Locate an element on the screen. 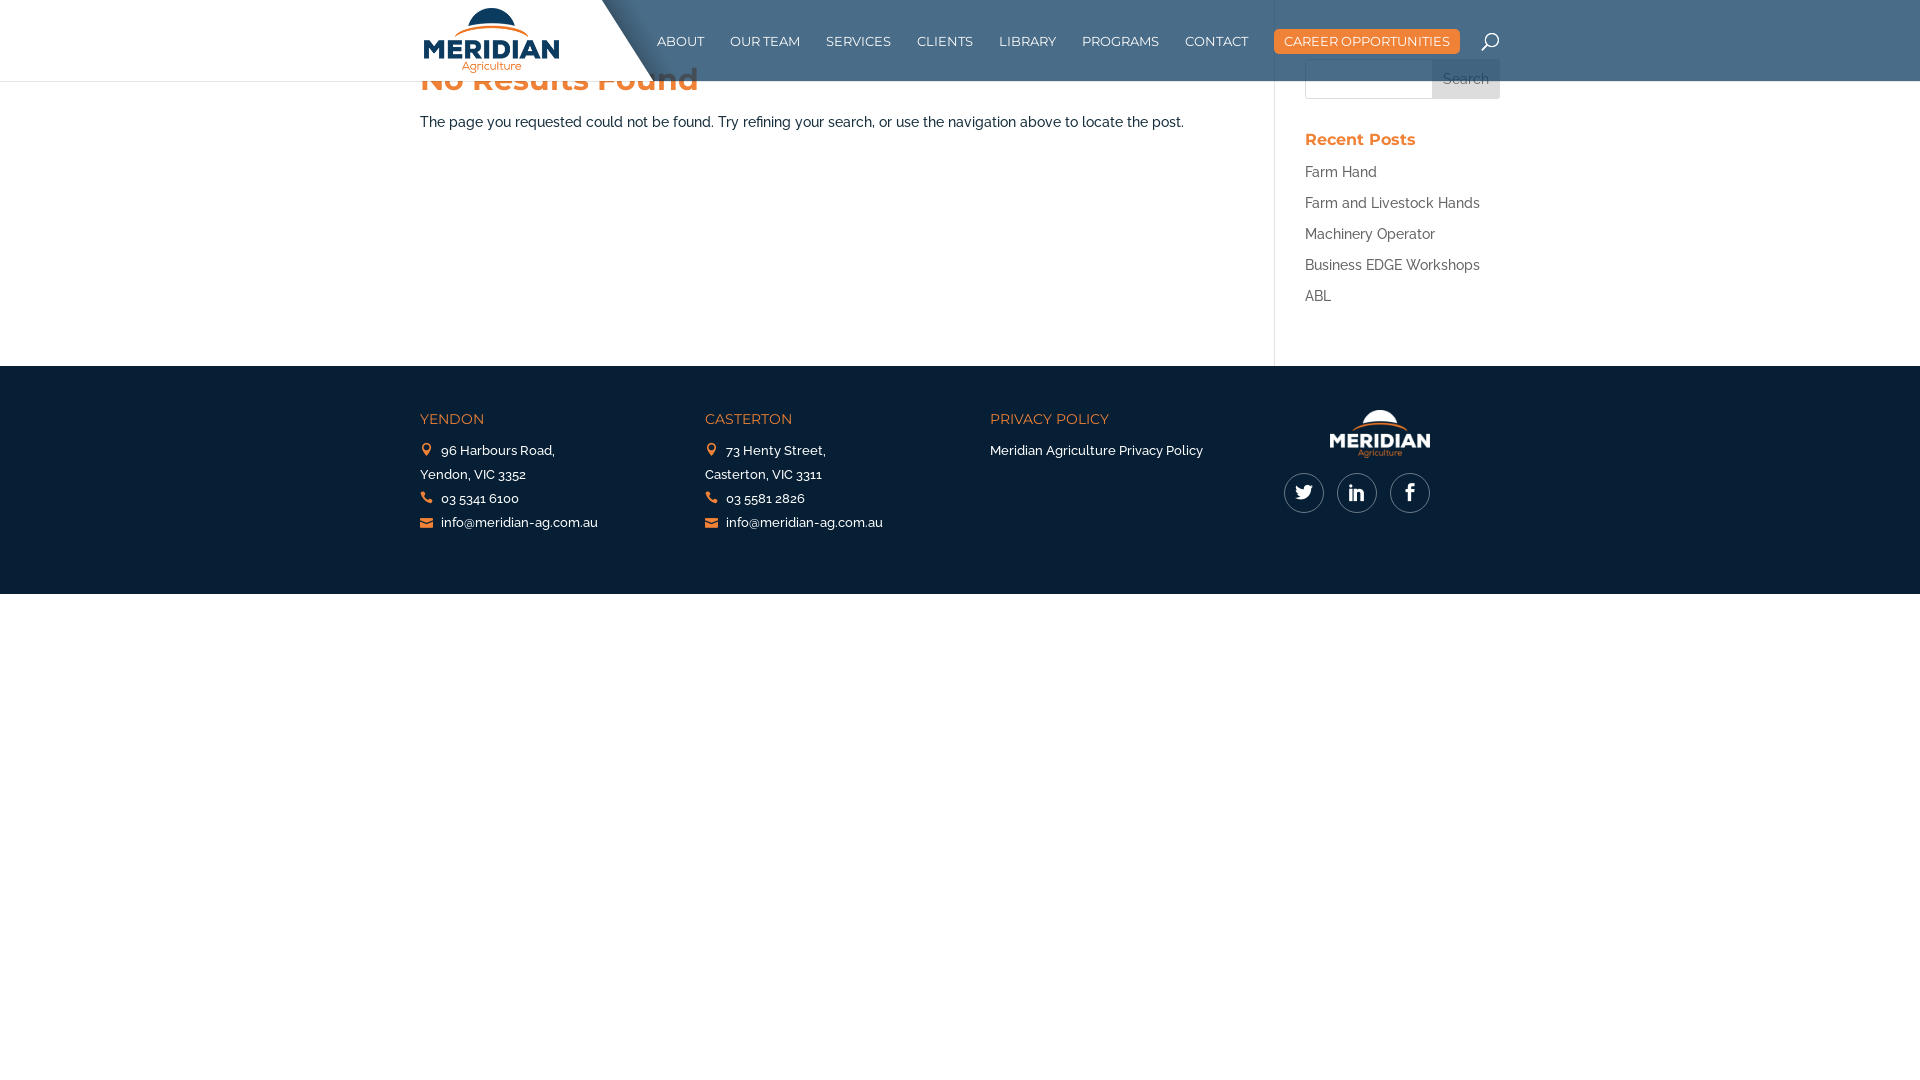 The height and width of the screenshot is (1080, 1920). 'Meridian Agriculture Privacy Policy' is located at coordinates (1095, 450).